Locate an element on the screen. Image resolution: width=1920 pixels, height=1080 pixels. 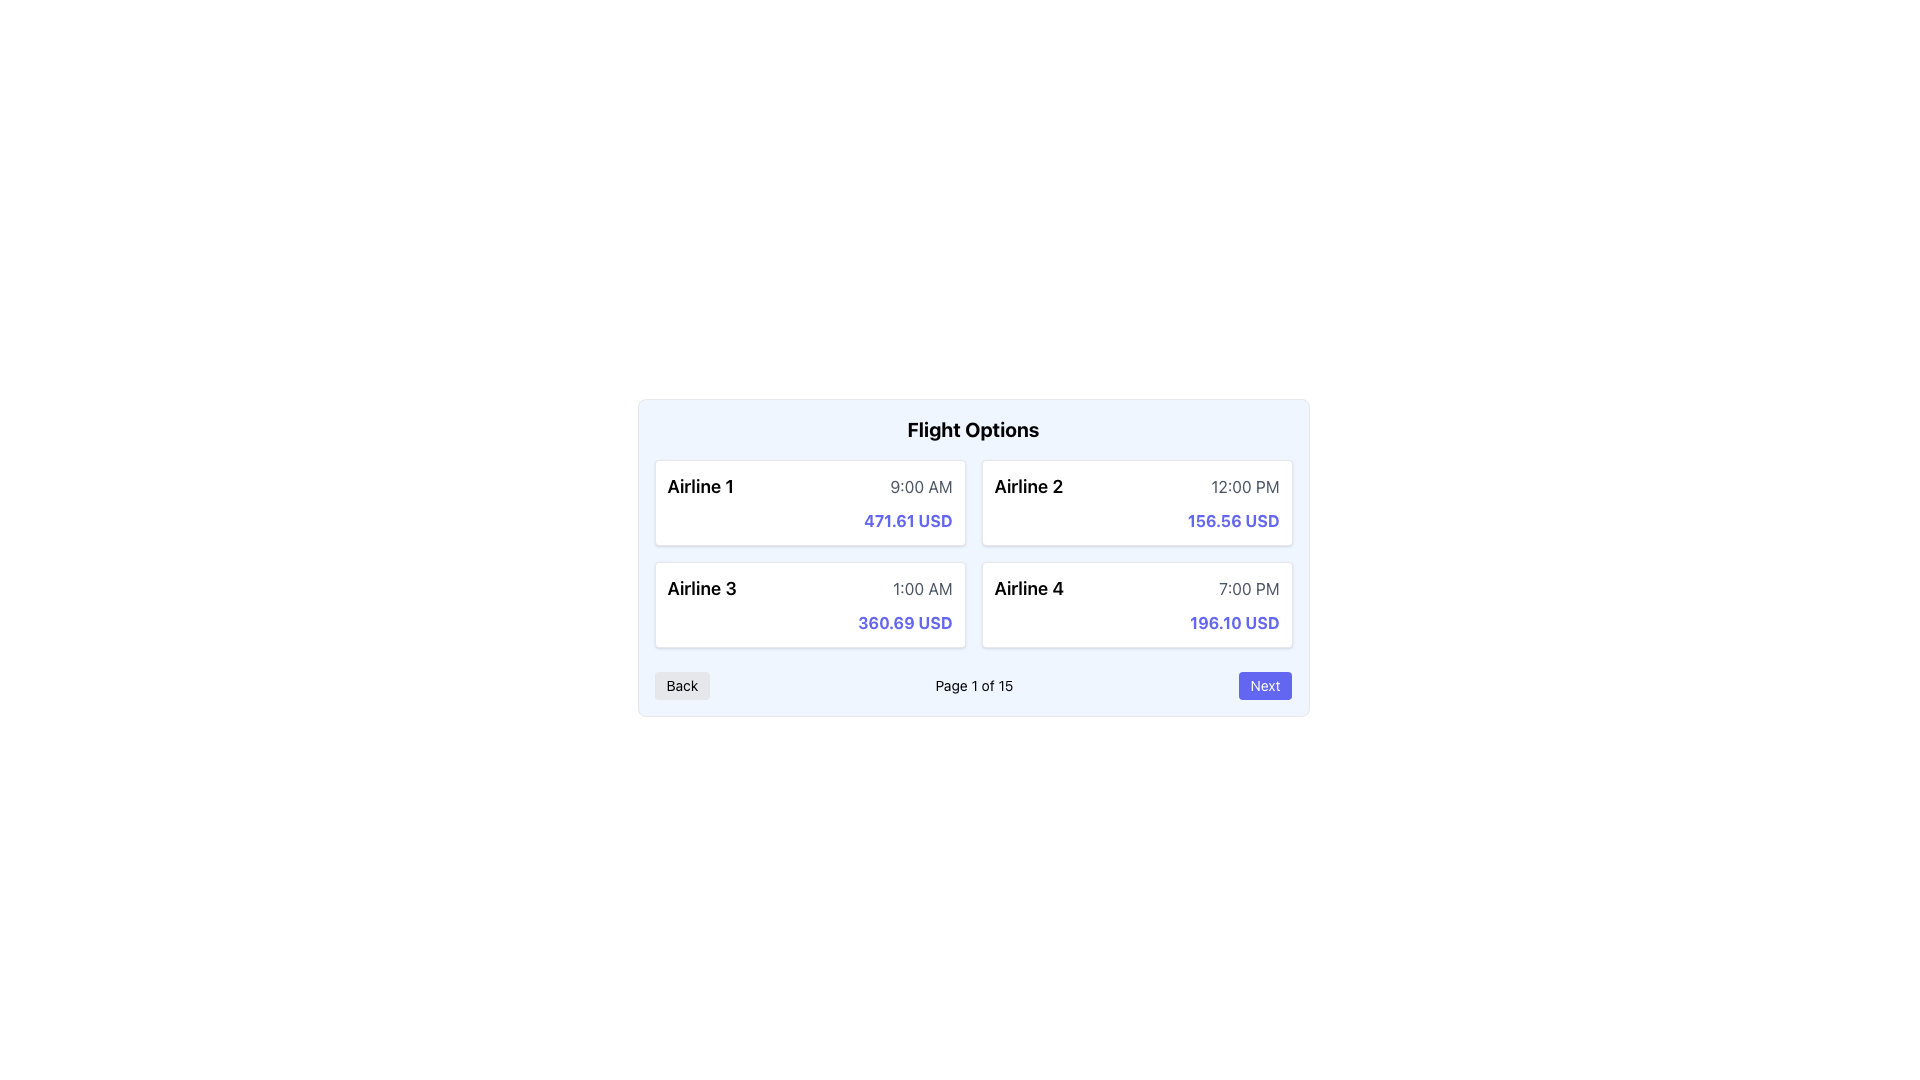
displayed departure time information for 'Airline 1', which is located in the upper left grid cell of the flight options, next to the airline's price is located at coordinates (920, 486).